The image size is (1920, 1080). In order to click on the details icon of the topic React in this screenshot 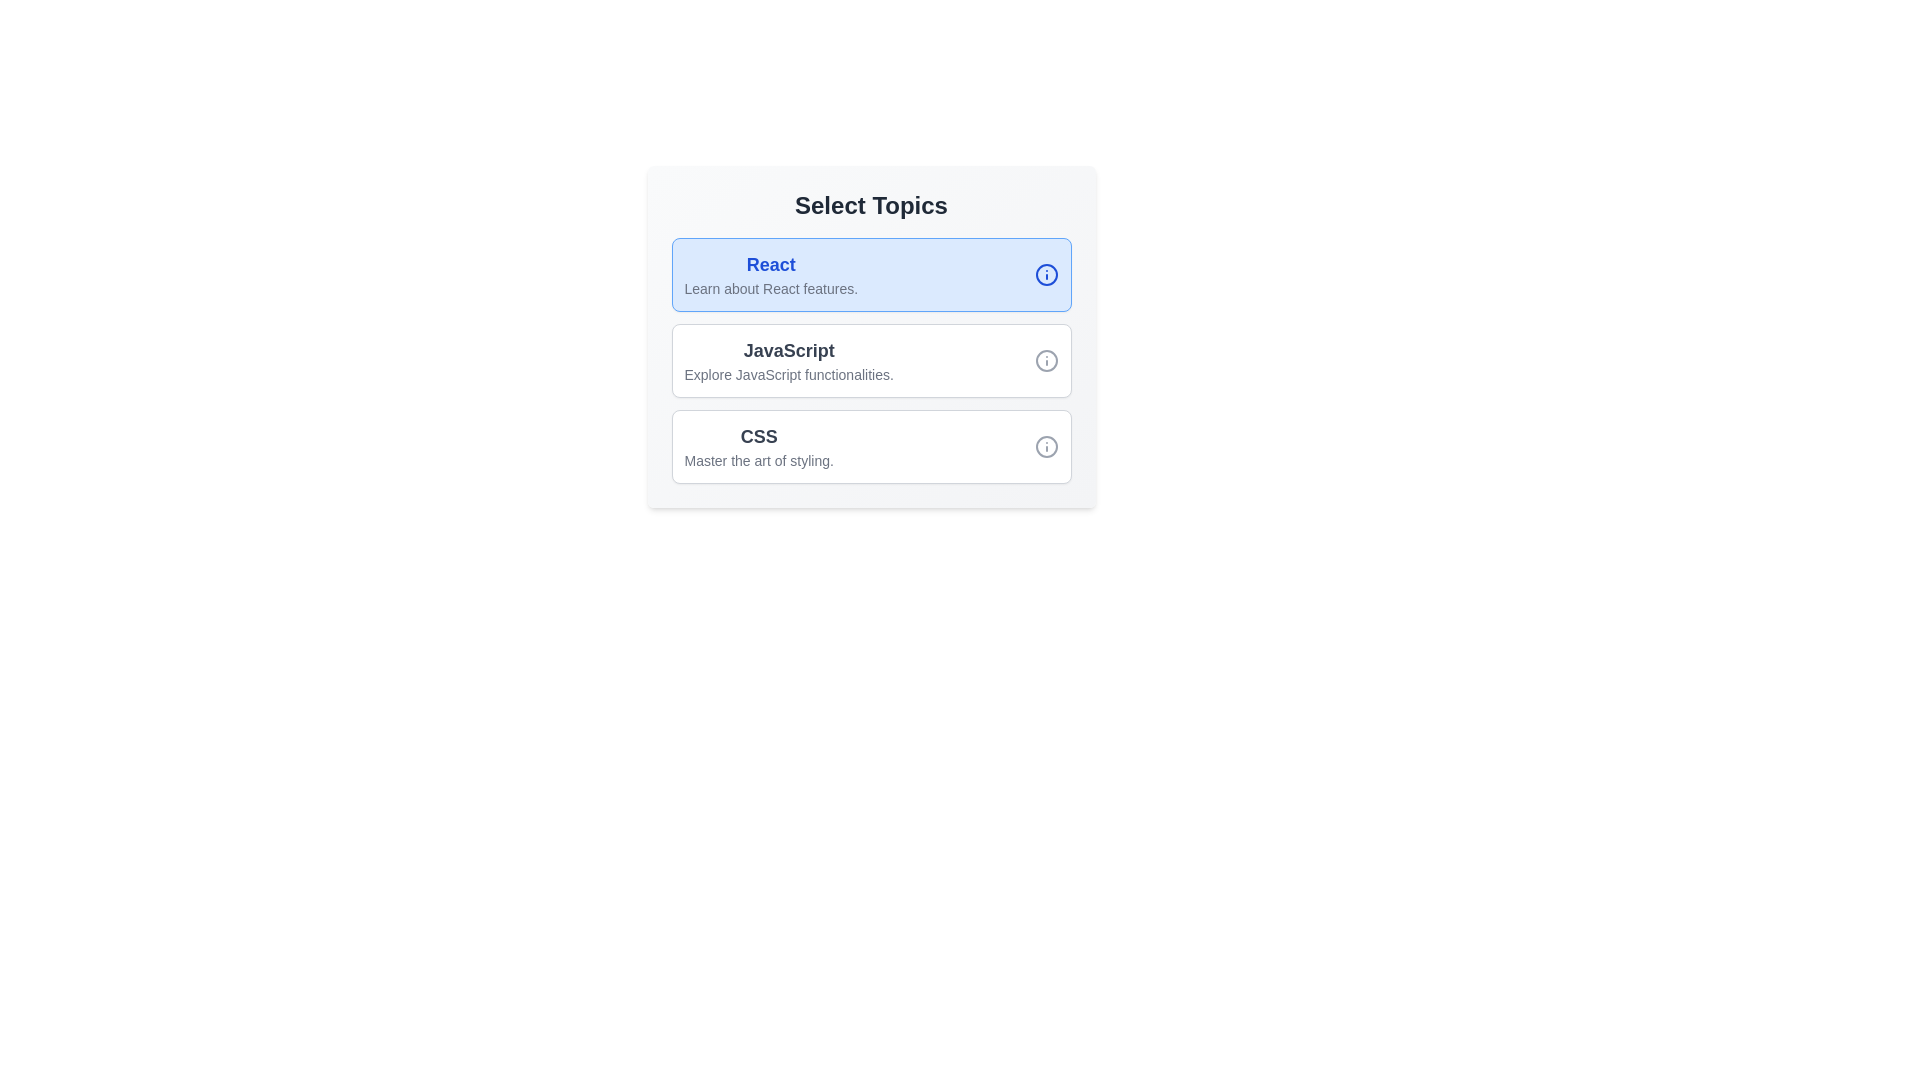, I will do `click(1045, 274)`.